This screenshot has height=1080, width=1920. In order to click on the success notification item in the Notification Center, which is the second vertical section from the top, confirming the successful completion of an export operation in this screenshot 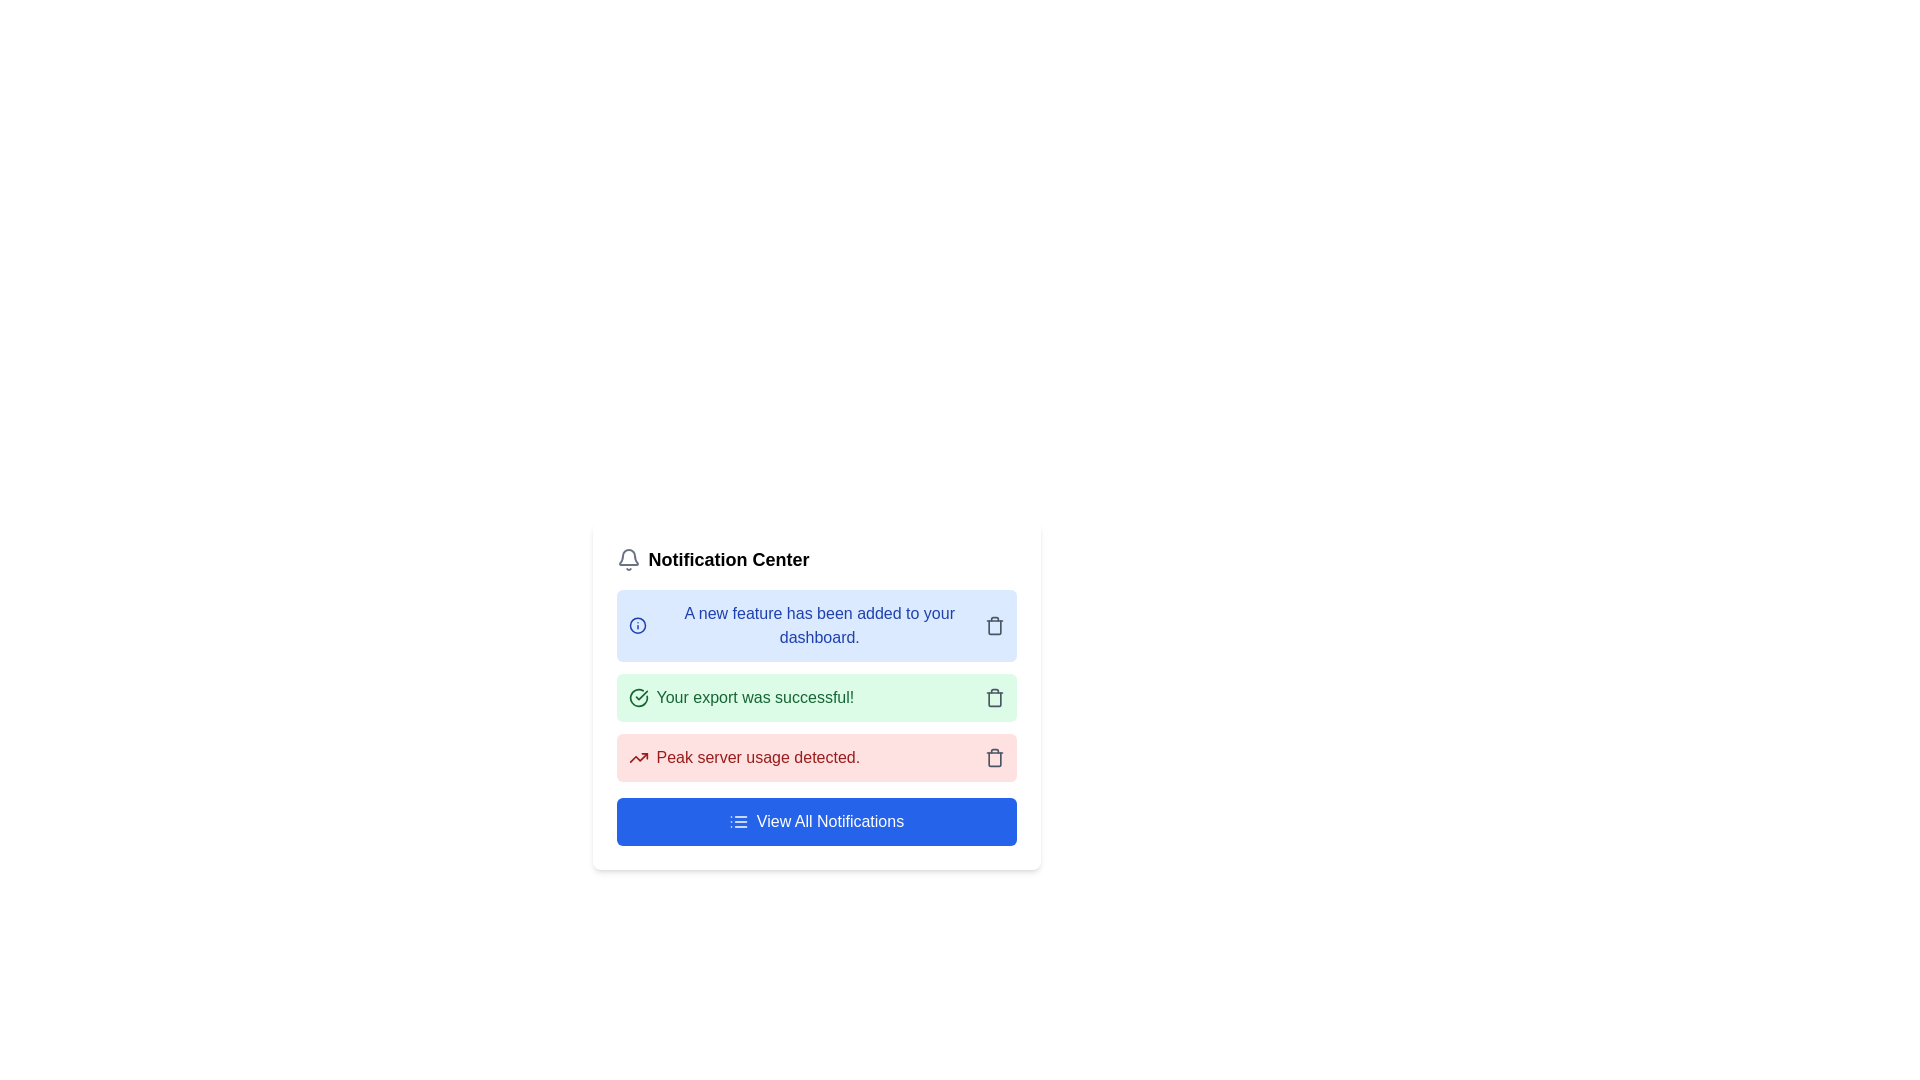, I will do `click(816, 685)`.